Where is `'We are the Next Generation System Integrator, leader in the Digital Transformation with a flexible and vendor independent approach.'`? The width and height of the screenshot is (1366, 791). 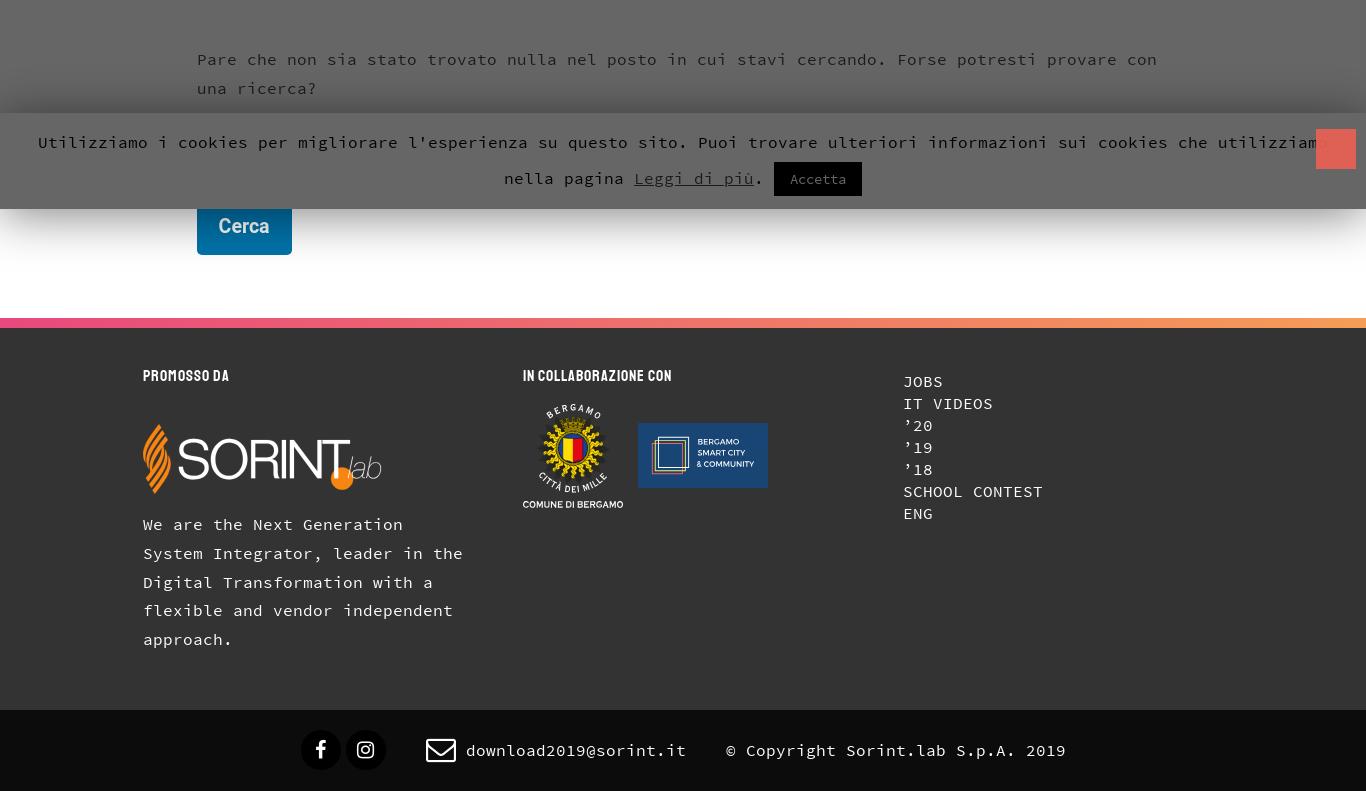 'We are the Next Generation System Integrator, leader in the Digital Transformation with a flexible and vendor independent approach.' is located at coordinates (308, 580).